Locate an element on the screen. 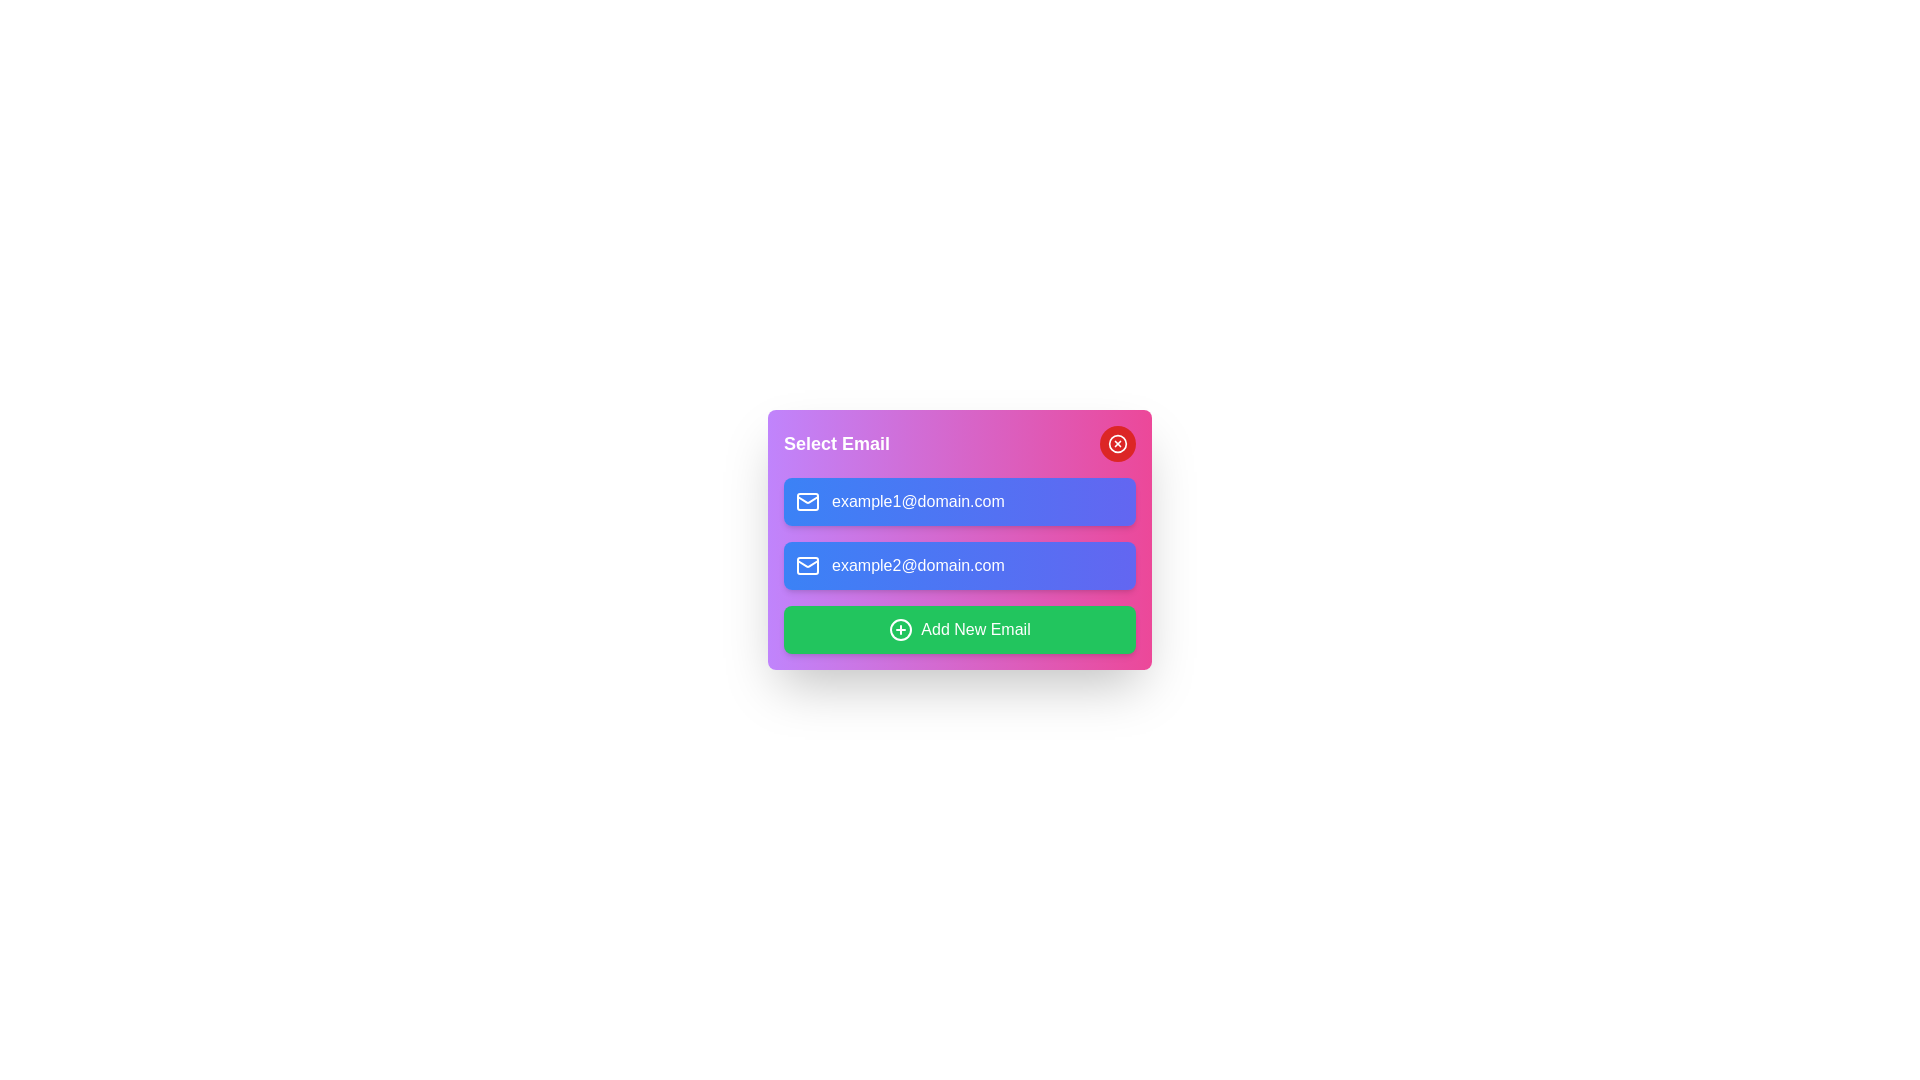  close button to dismiss the dialog is located at coordinates (1117, 442).